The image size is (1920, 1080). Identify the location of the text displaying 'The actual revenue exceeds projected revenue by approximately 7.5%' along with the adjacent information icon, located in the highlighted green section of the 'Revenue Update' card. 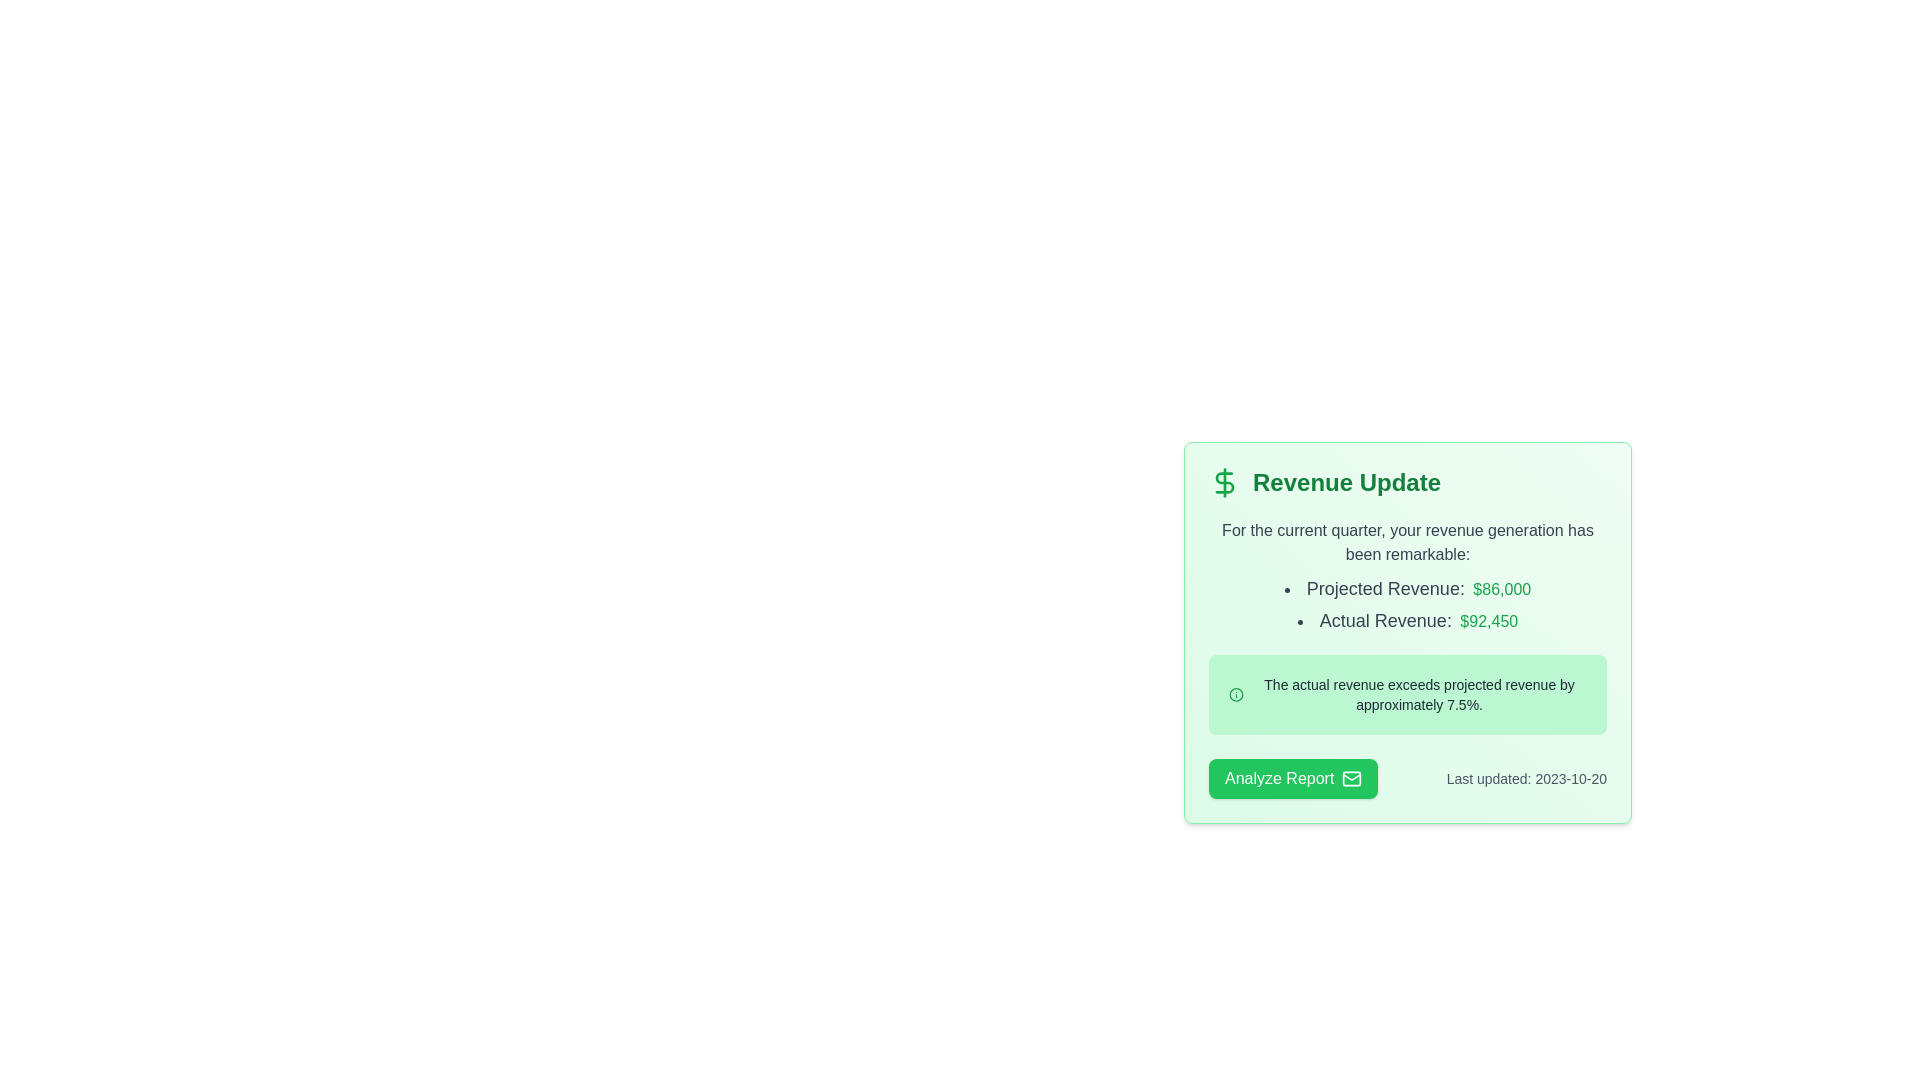
(1406, 693).